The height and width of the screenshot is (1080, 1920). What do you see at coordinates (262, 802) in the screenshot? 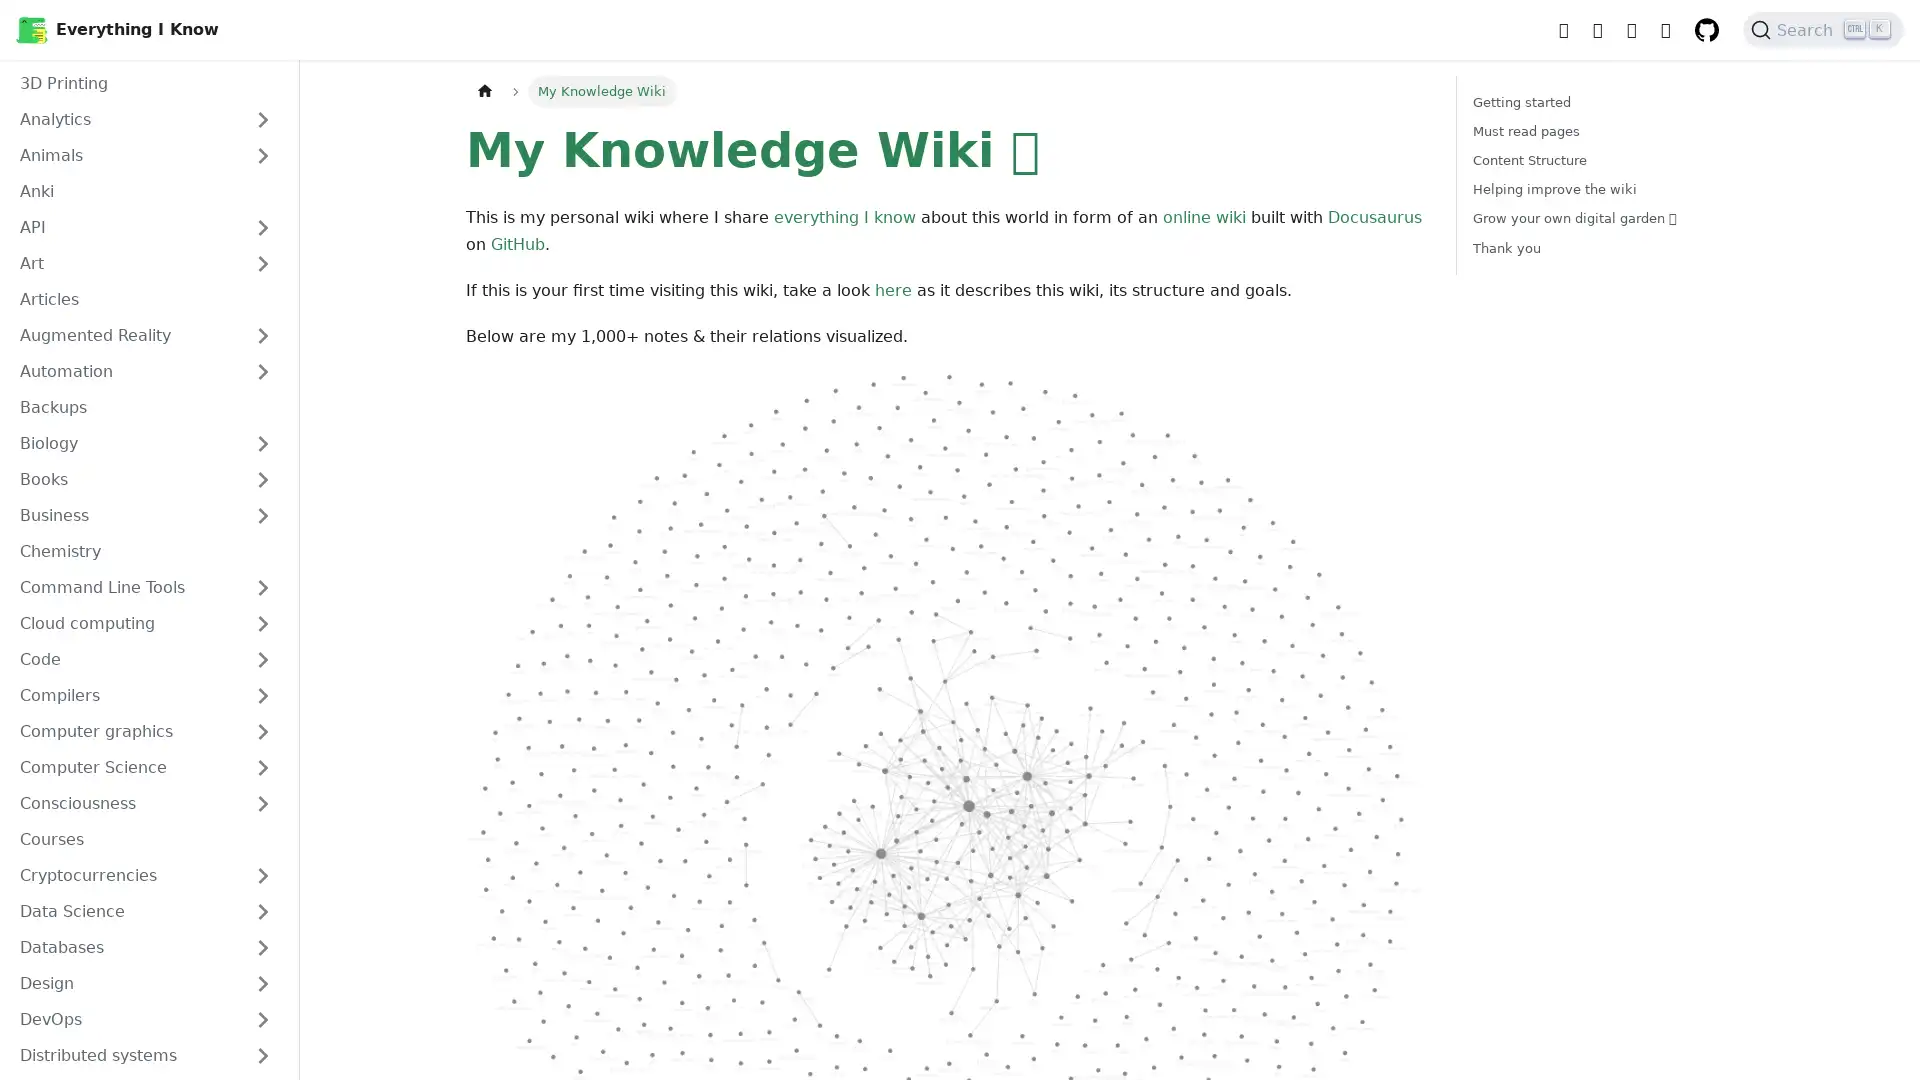
I see `Toggle the collapsible sidebar category 'Consciousness'` at bounding box center [262, 802].